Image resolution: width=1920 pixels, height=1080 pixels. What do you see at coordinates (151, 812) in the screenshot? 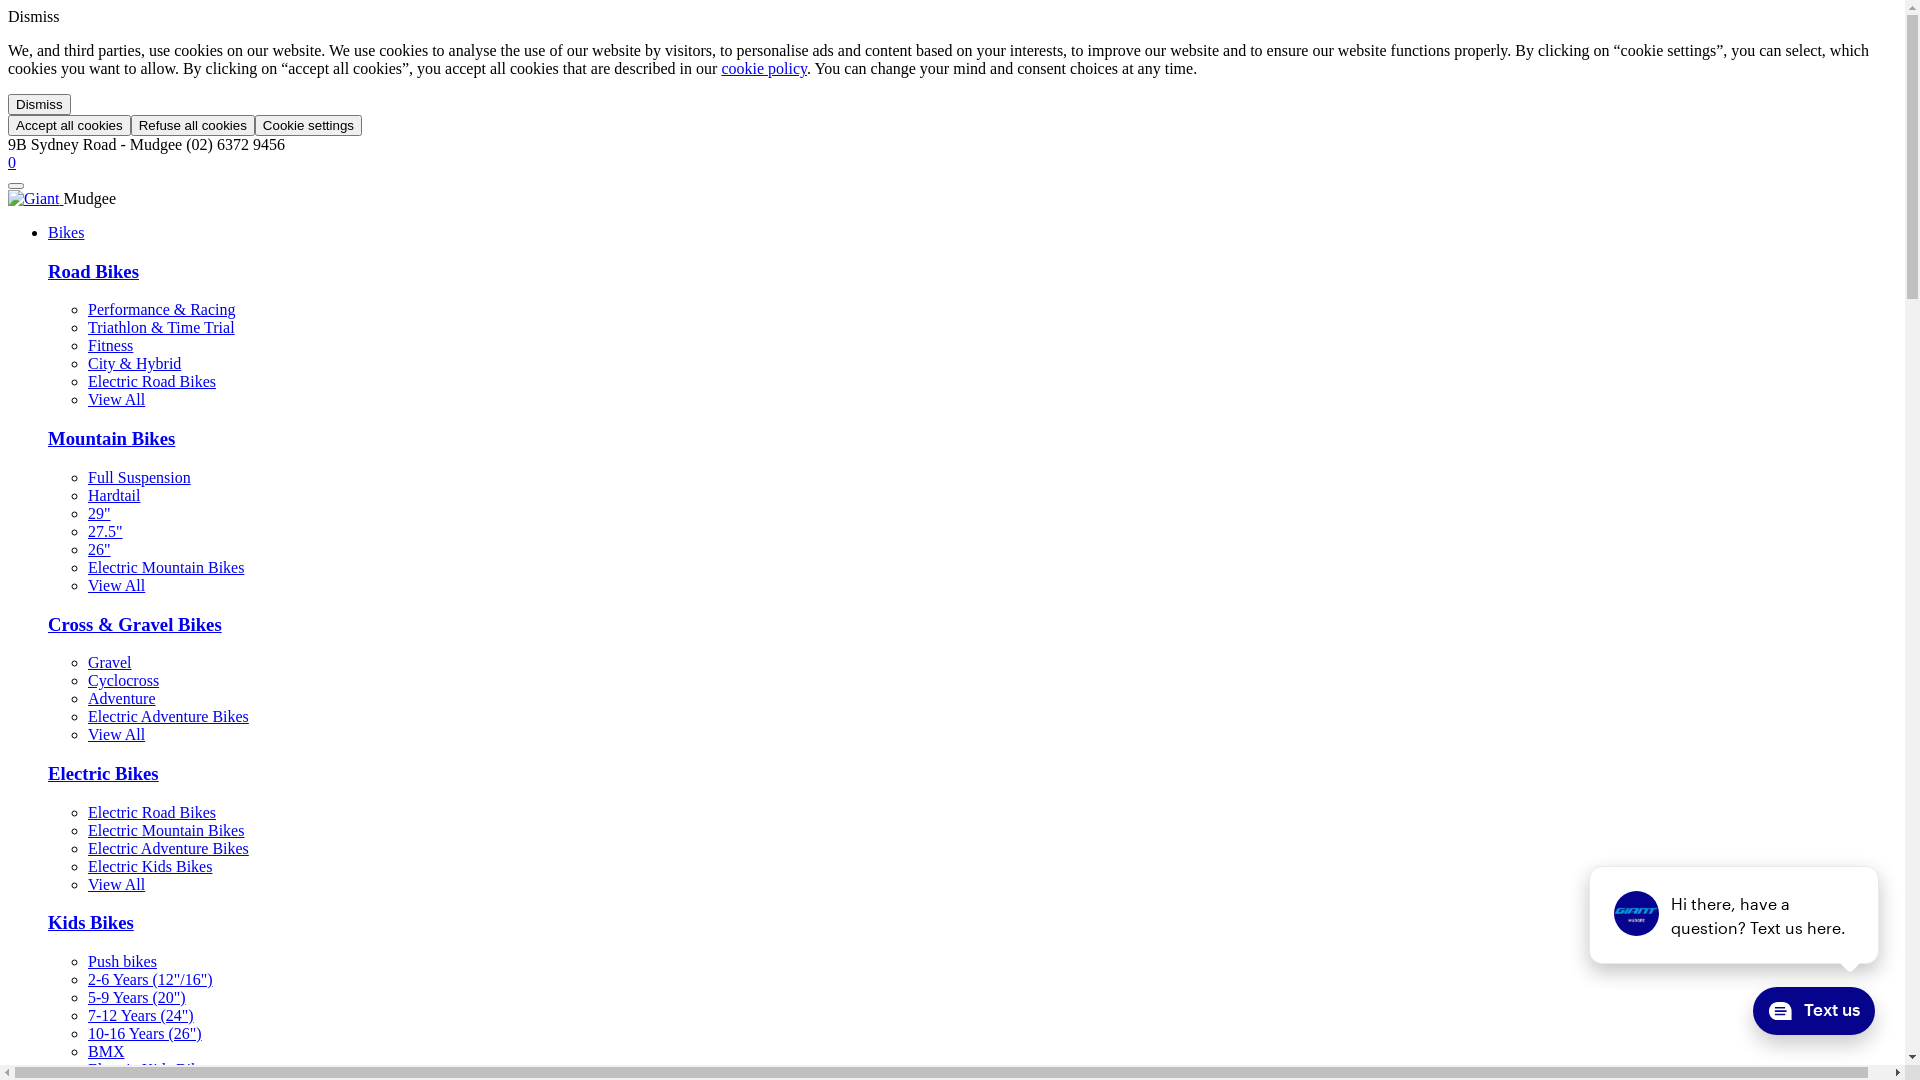
I see `'Electric Road Bikes'` at bounding box center [151, 812].